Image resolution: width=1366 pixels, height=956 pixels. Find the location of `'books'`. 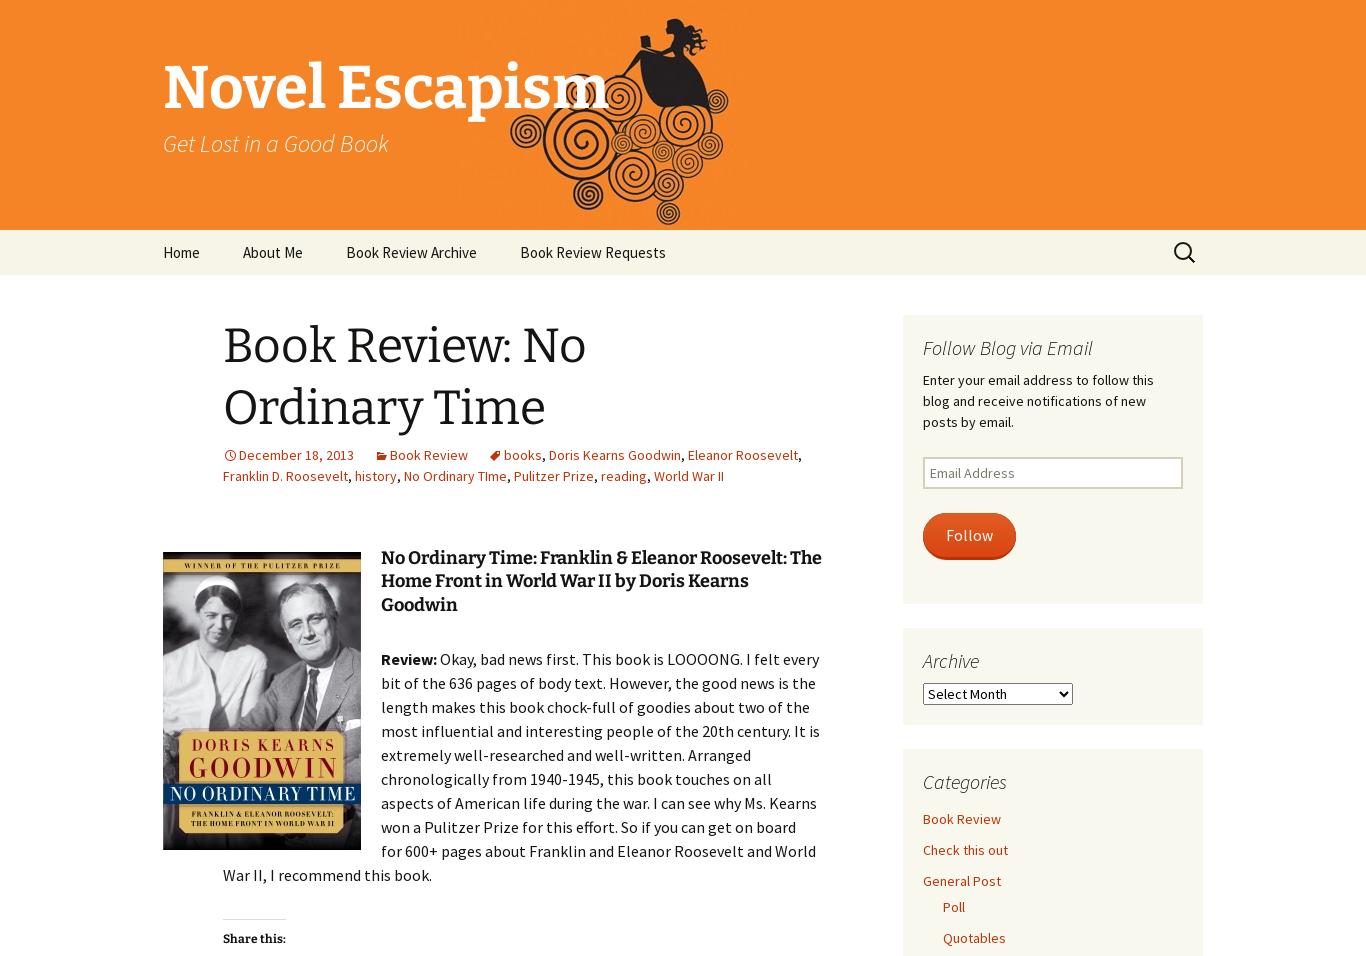

'books' is located at coordinates (523, 454).